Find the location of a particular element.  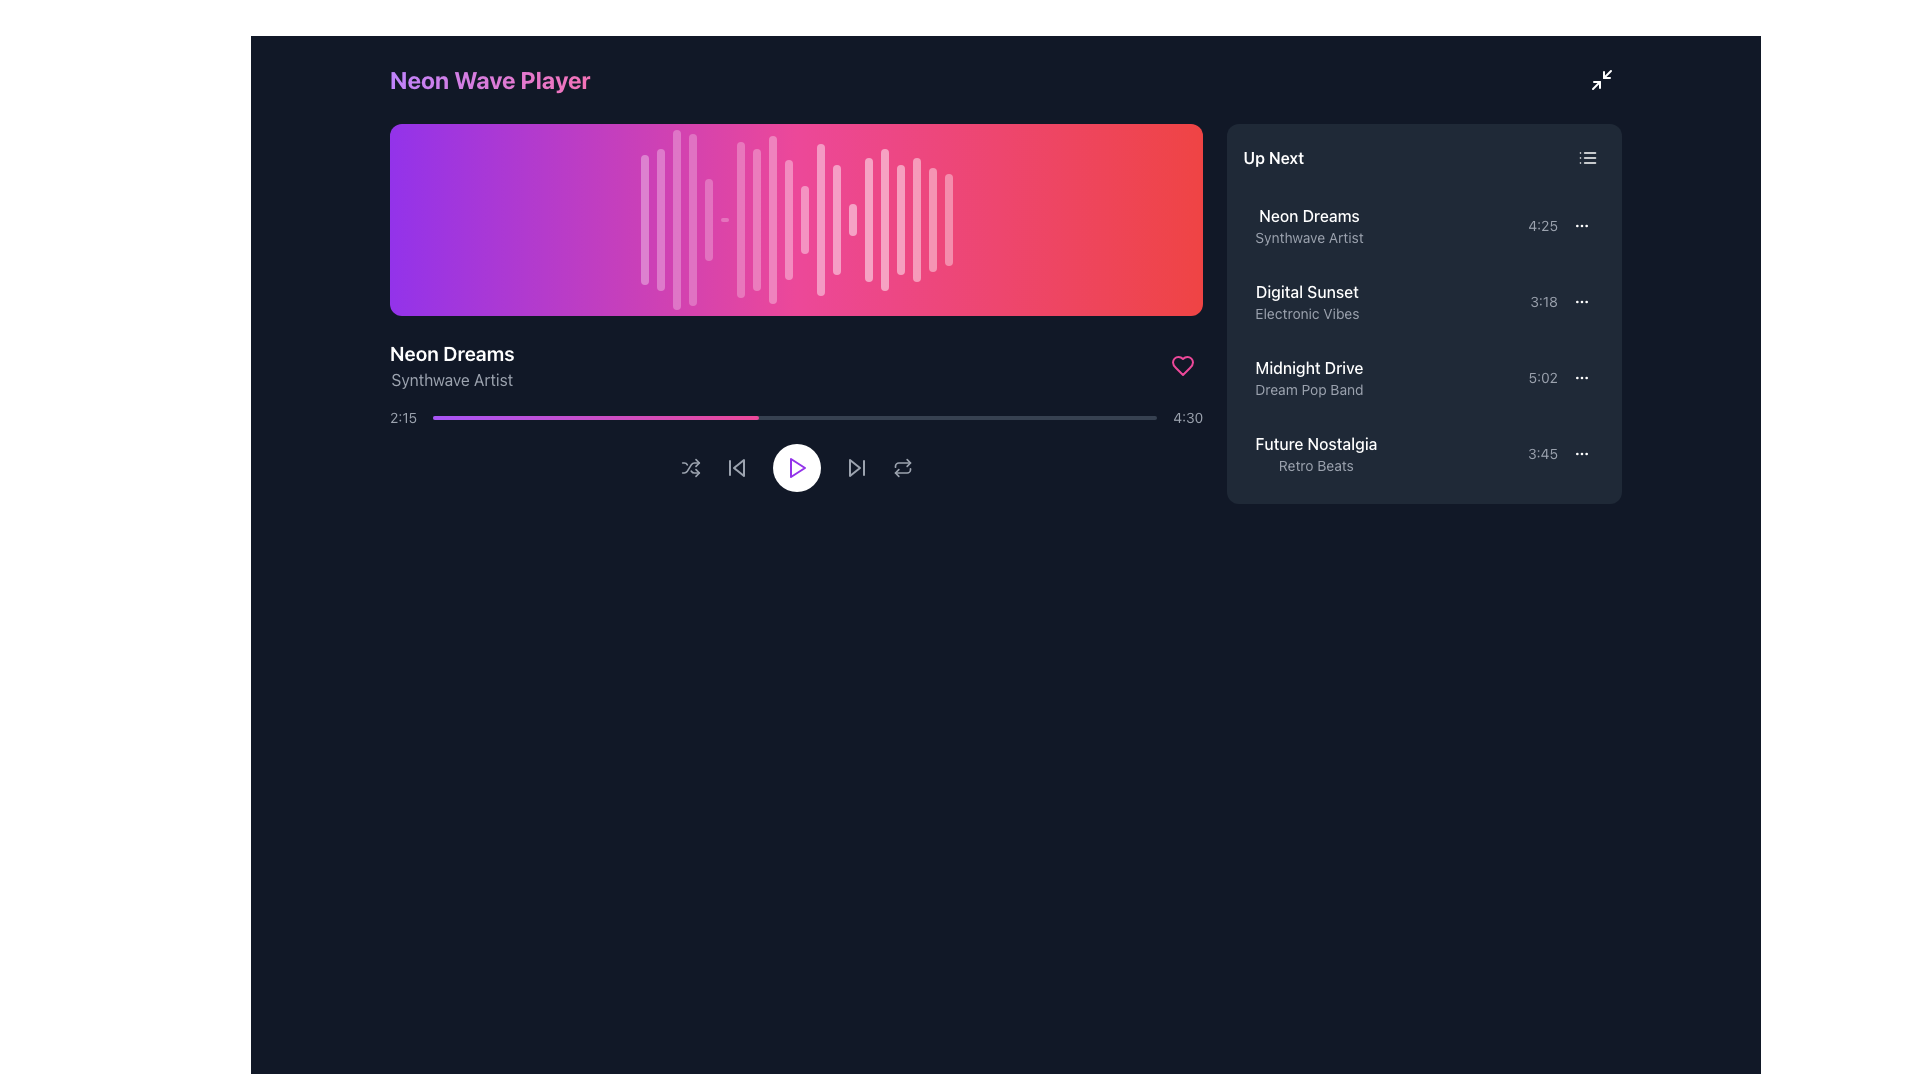

the skip-forward button located at the center of the bottom control panel of the media player interface is located at coordinates (854, 467).